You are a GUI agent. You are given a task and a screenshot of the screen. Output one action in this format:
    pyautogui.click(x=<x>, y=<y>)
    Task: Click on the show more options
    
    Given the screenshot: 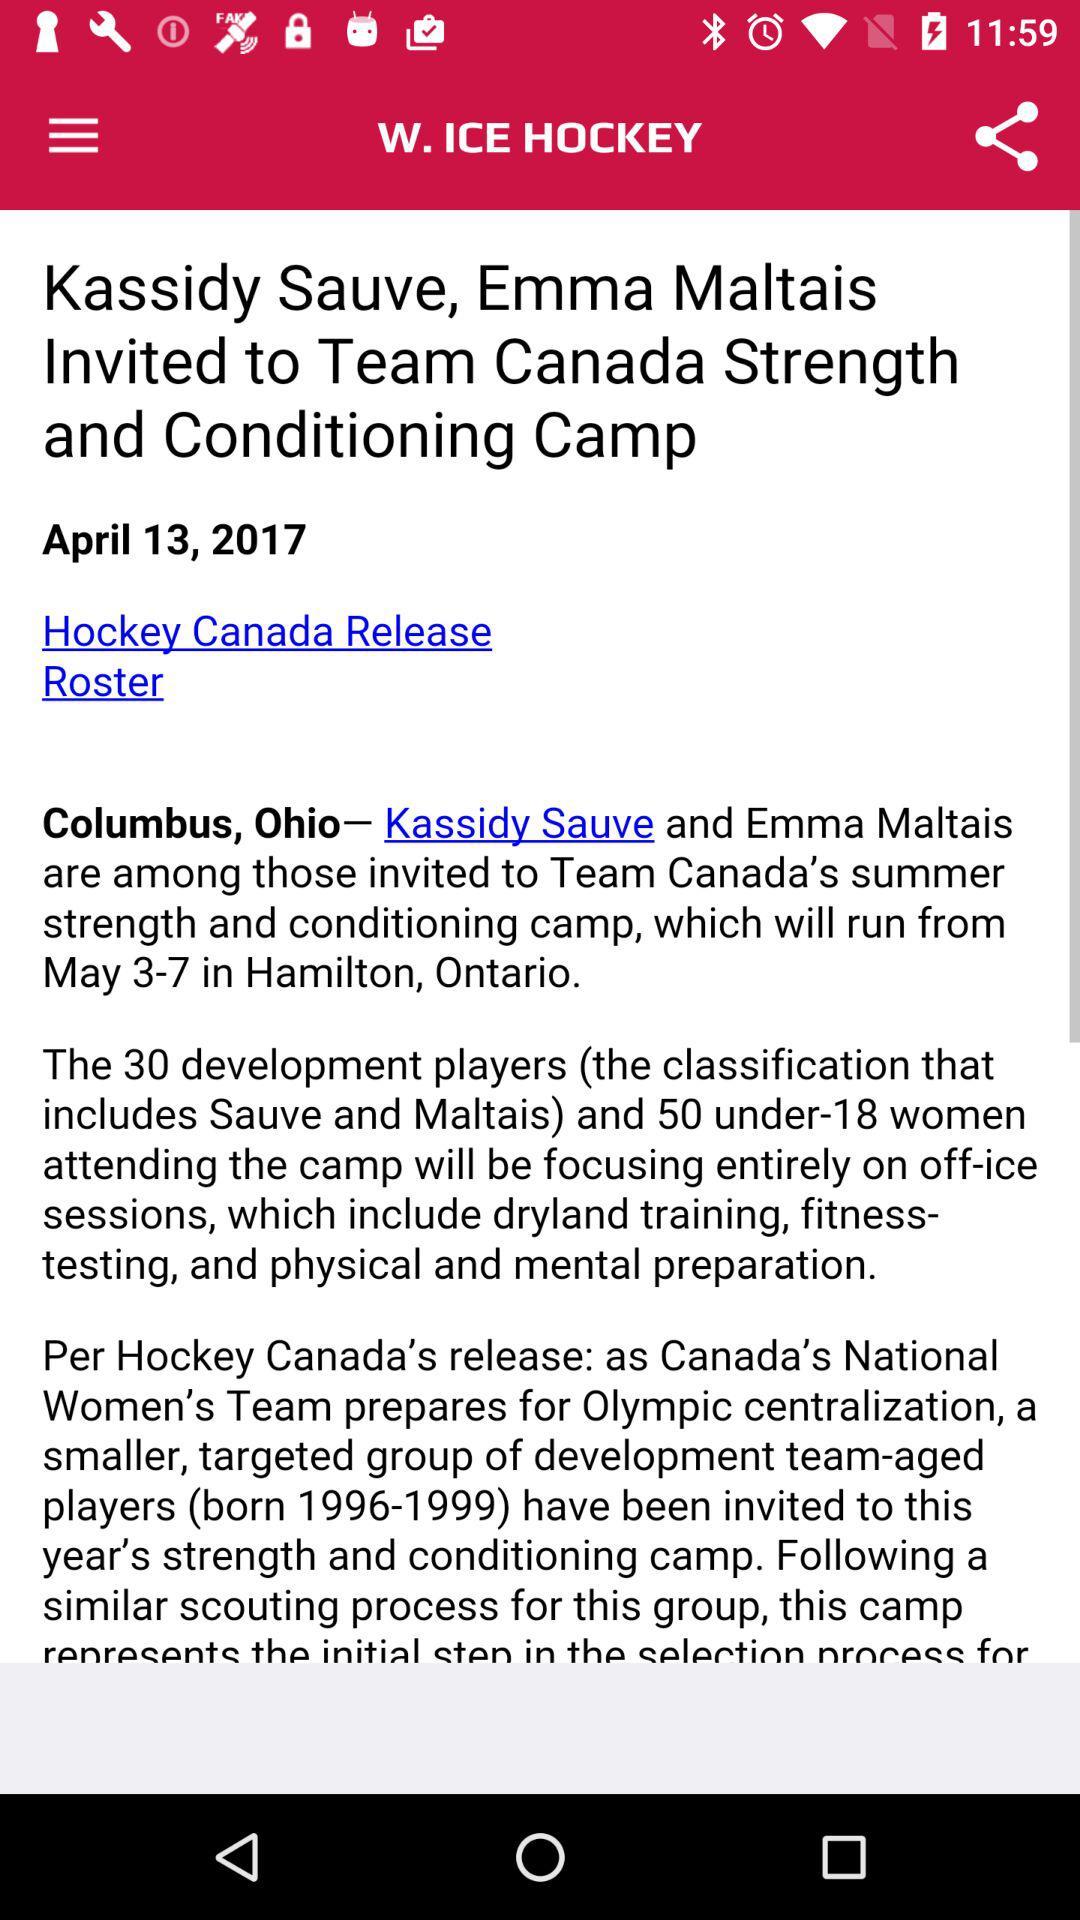 What is the action you would take?
    pyautogui.click(x=72, y=135)
    